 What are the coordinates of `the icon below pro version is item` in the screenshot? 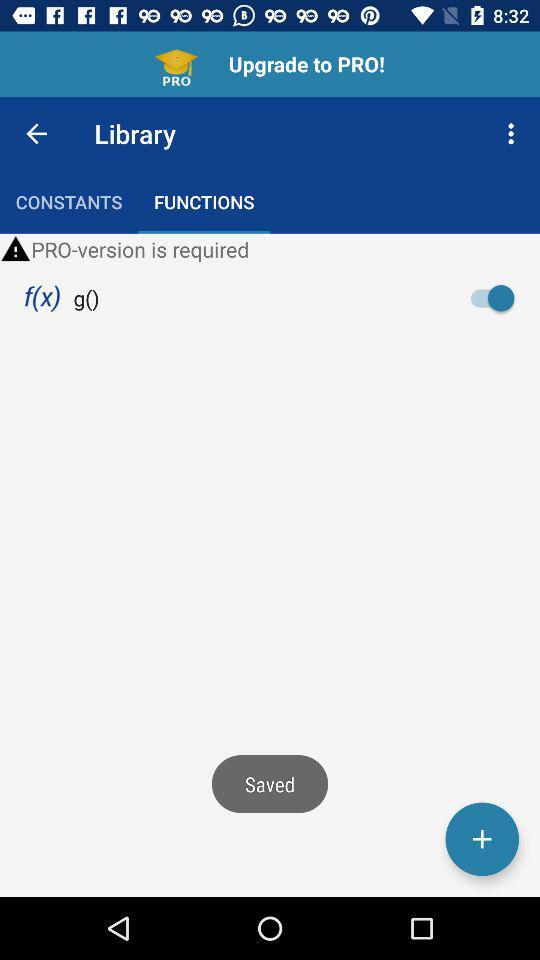 It's located at (42, 297).